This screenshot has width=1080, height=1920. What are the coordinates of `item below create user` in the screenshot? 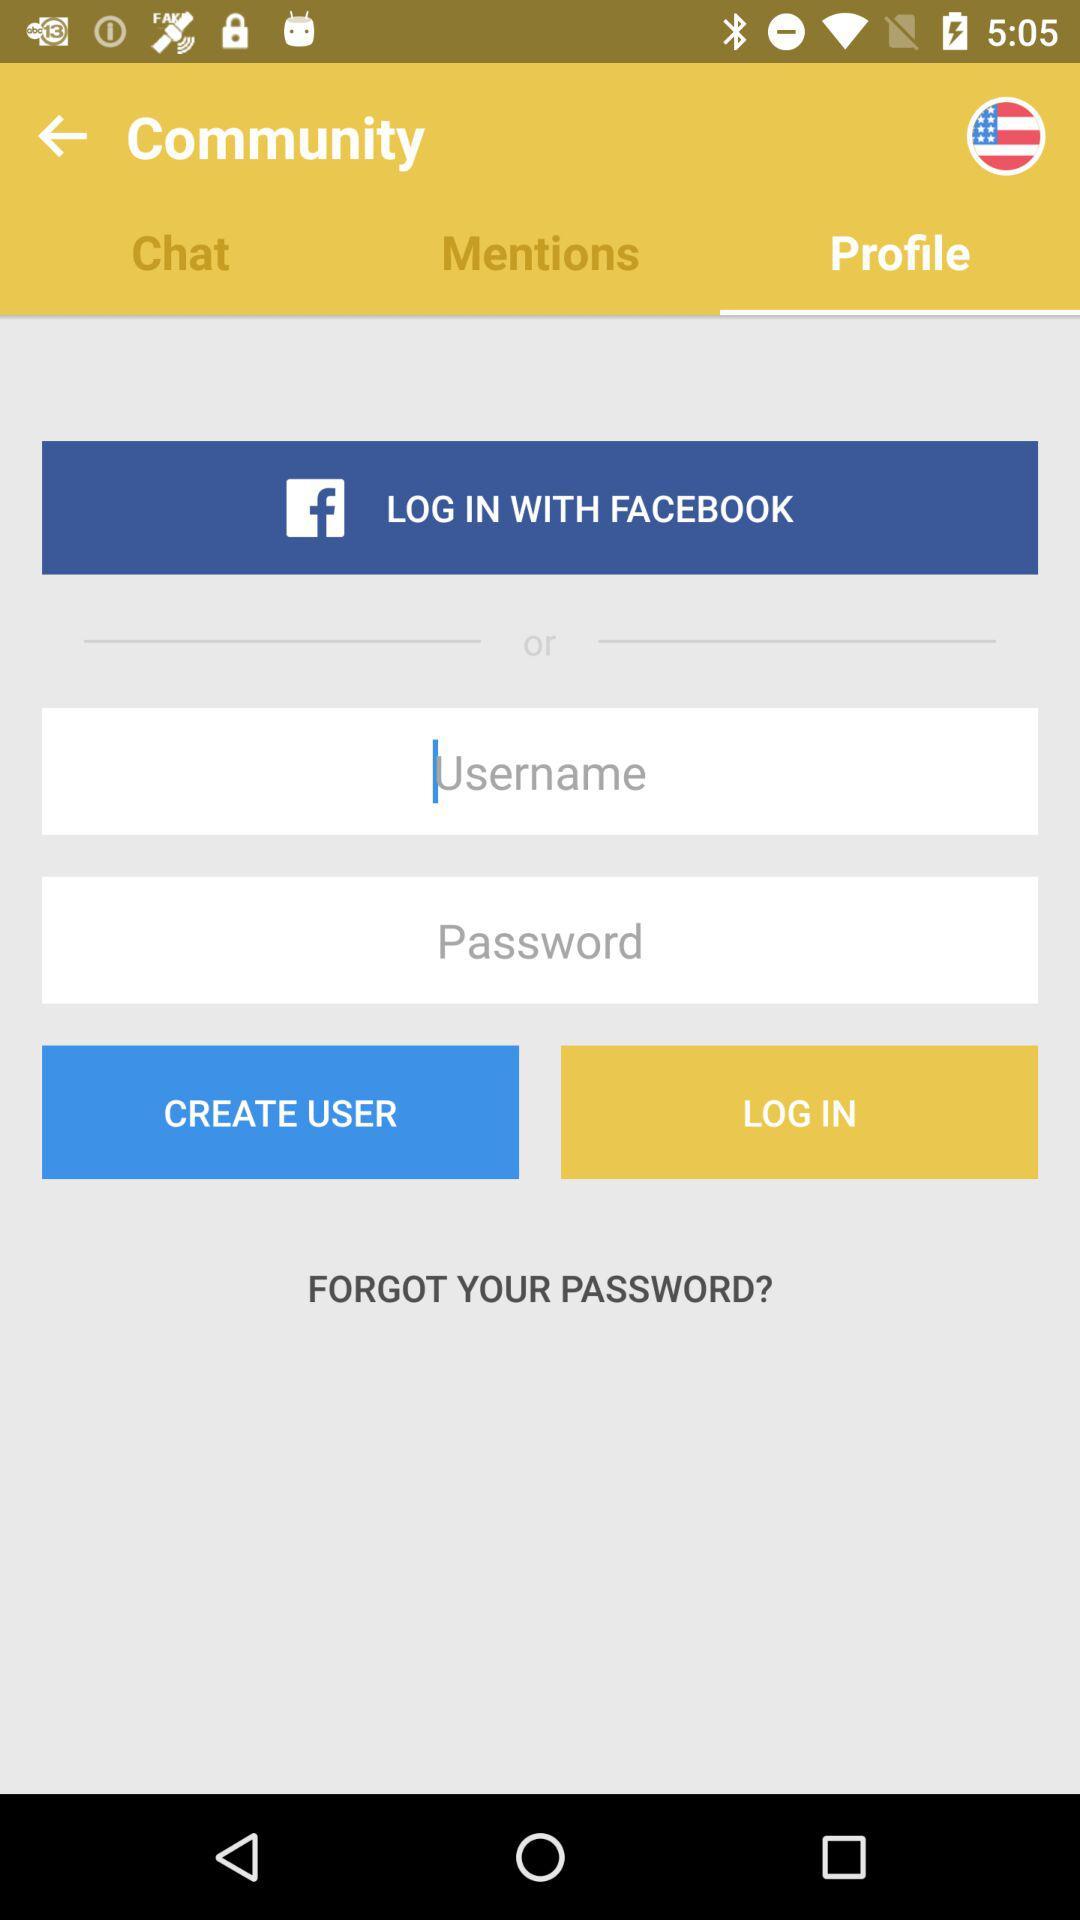 It's located at (540, 1287).